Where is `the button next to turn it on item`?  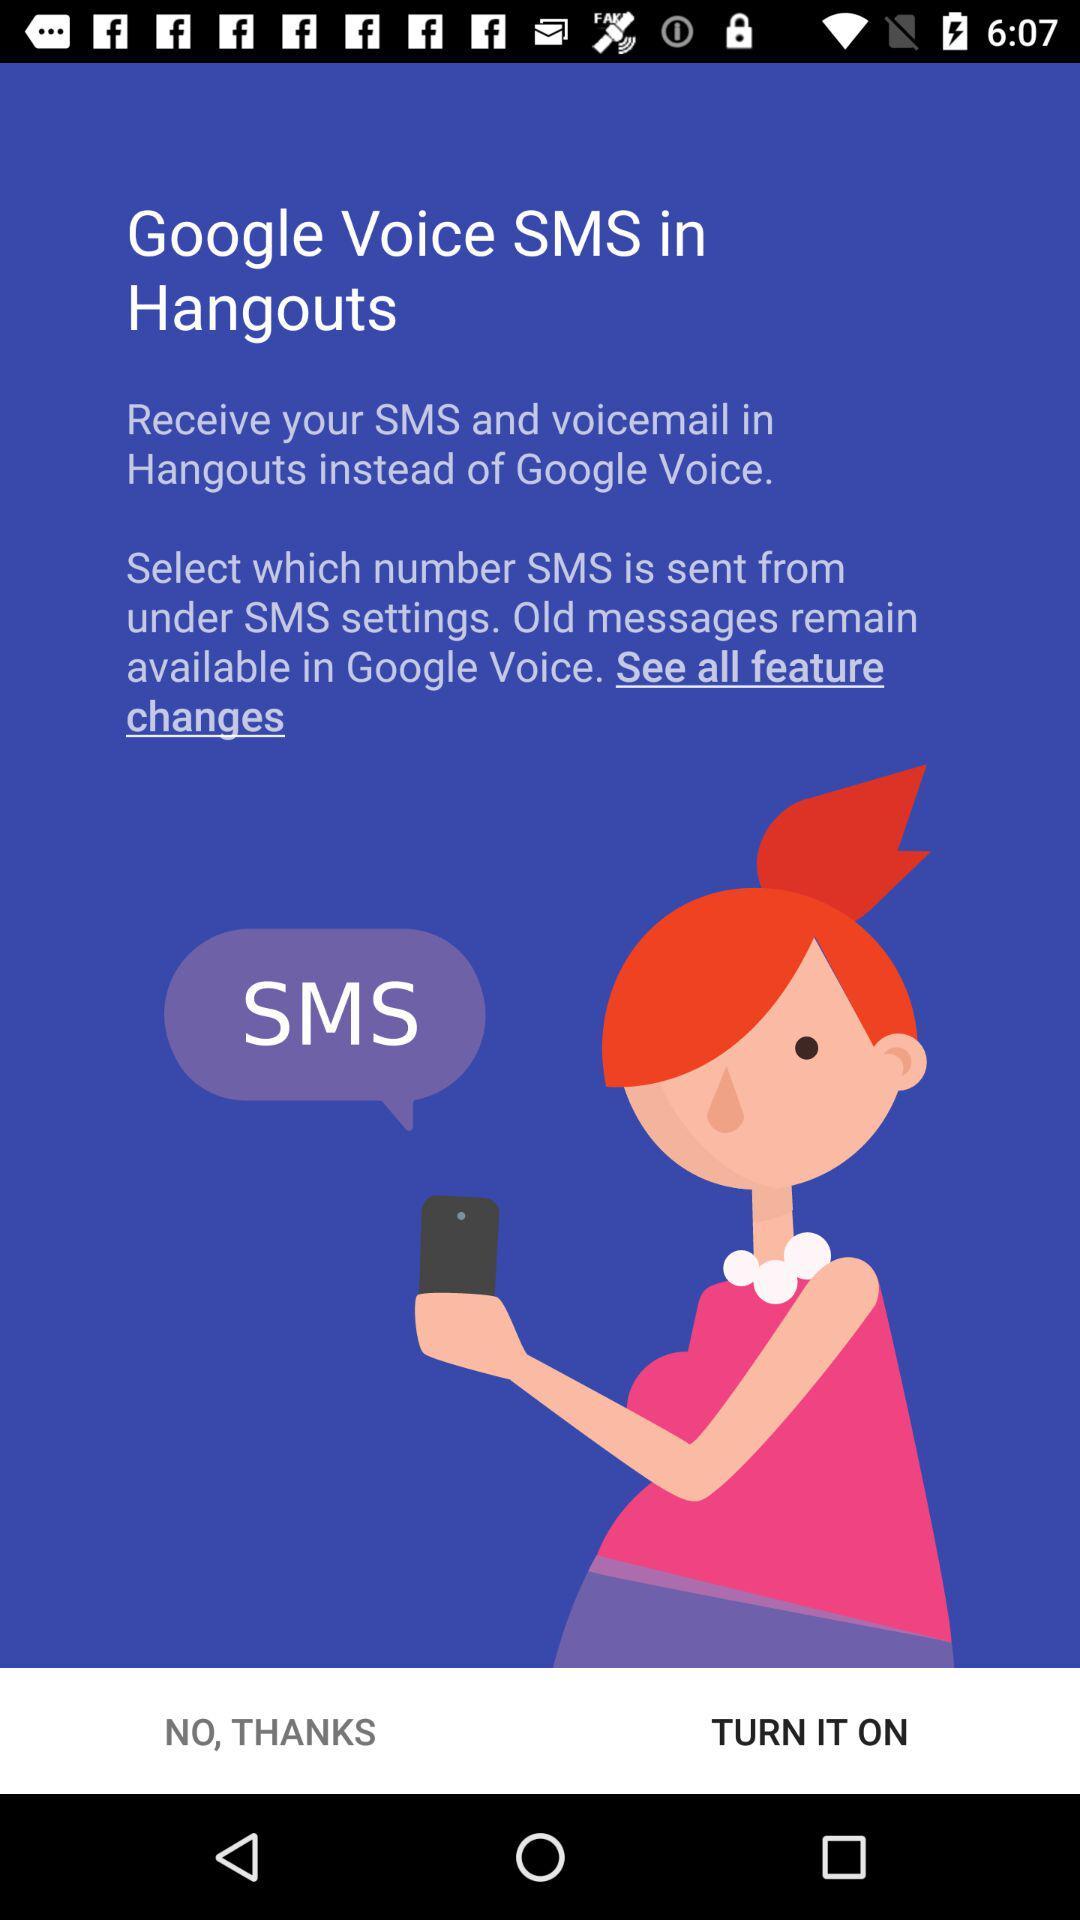
the button next to turn it on item is located at coordinates (270, 1730).